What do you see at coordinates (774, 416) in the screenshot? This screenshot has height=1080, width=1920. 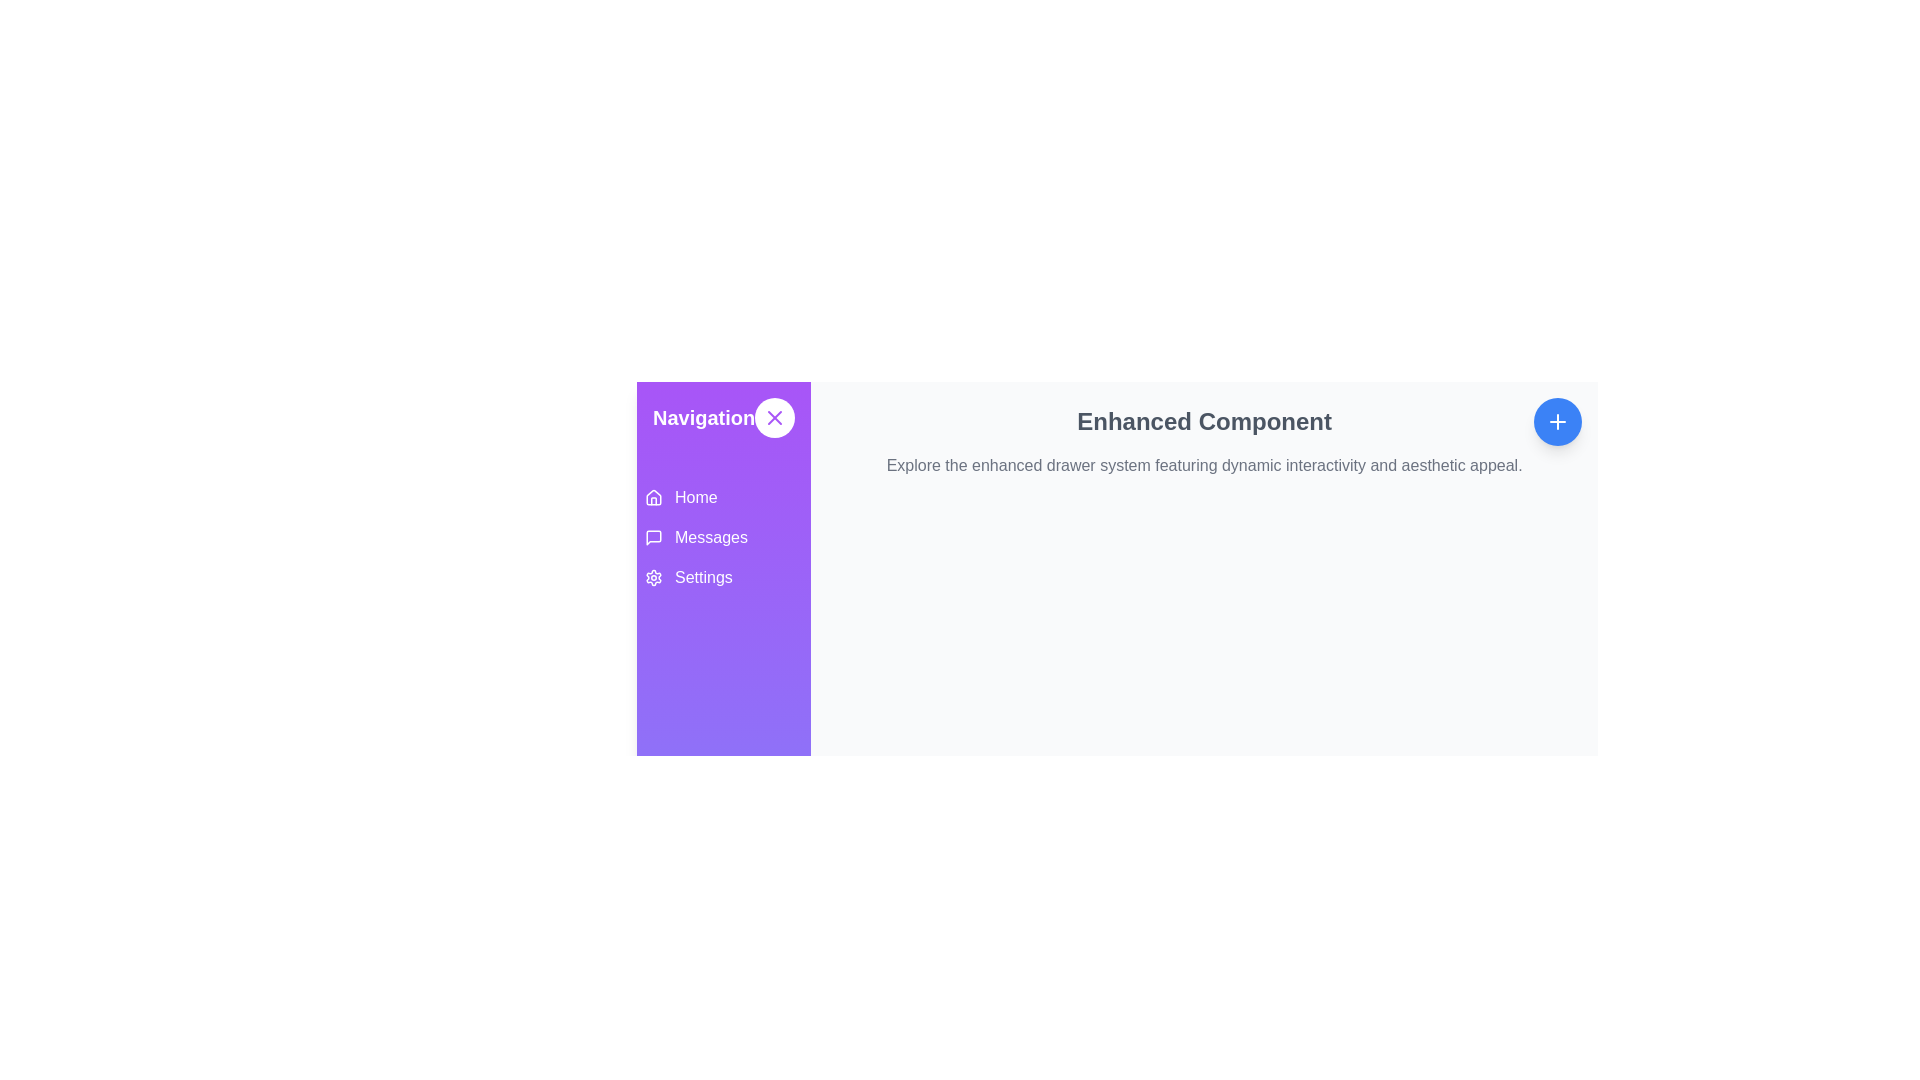 I see `the purple circular button with a white 'X' in the center, located in the vertical navigation panel near the top right corner` at bounding box center [774, 416].